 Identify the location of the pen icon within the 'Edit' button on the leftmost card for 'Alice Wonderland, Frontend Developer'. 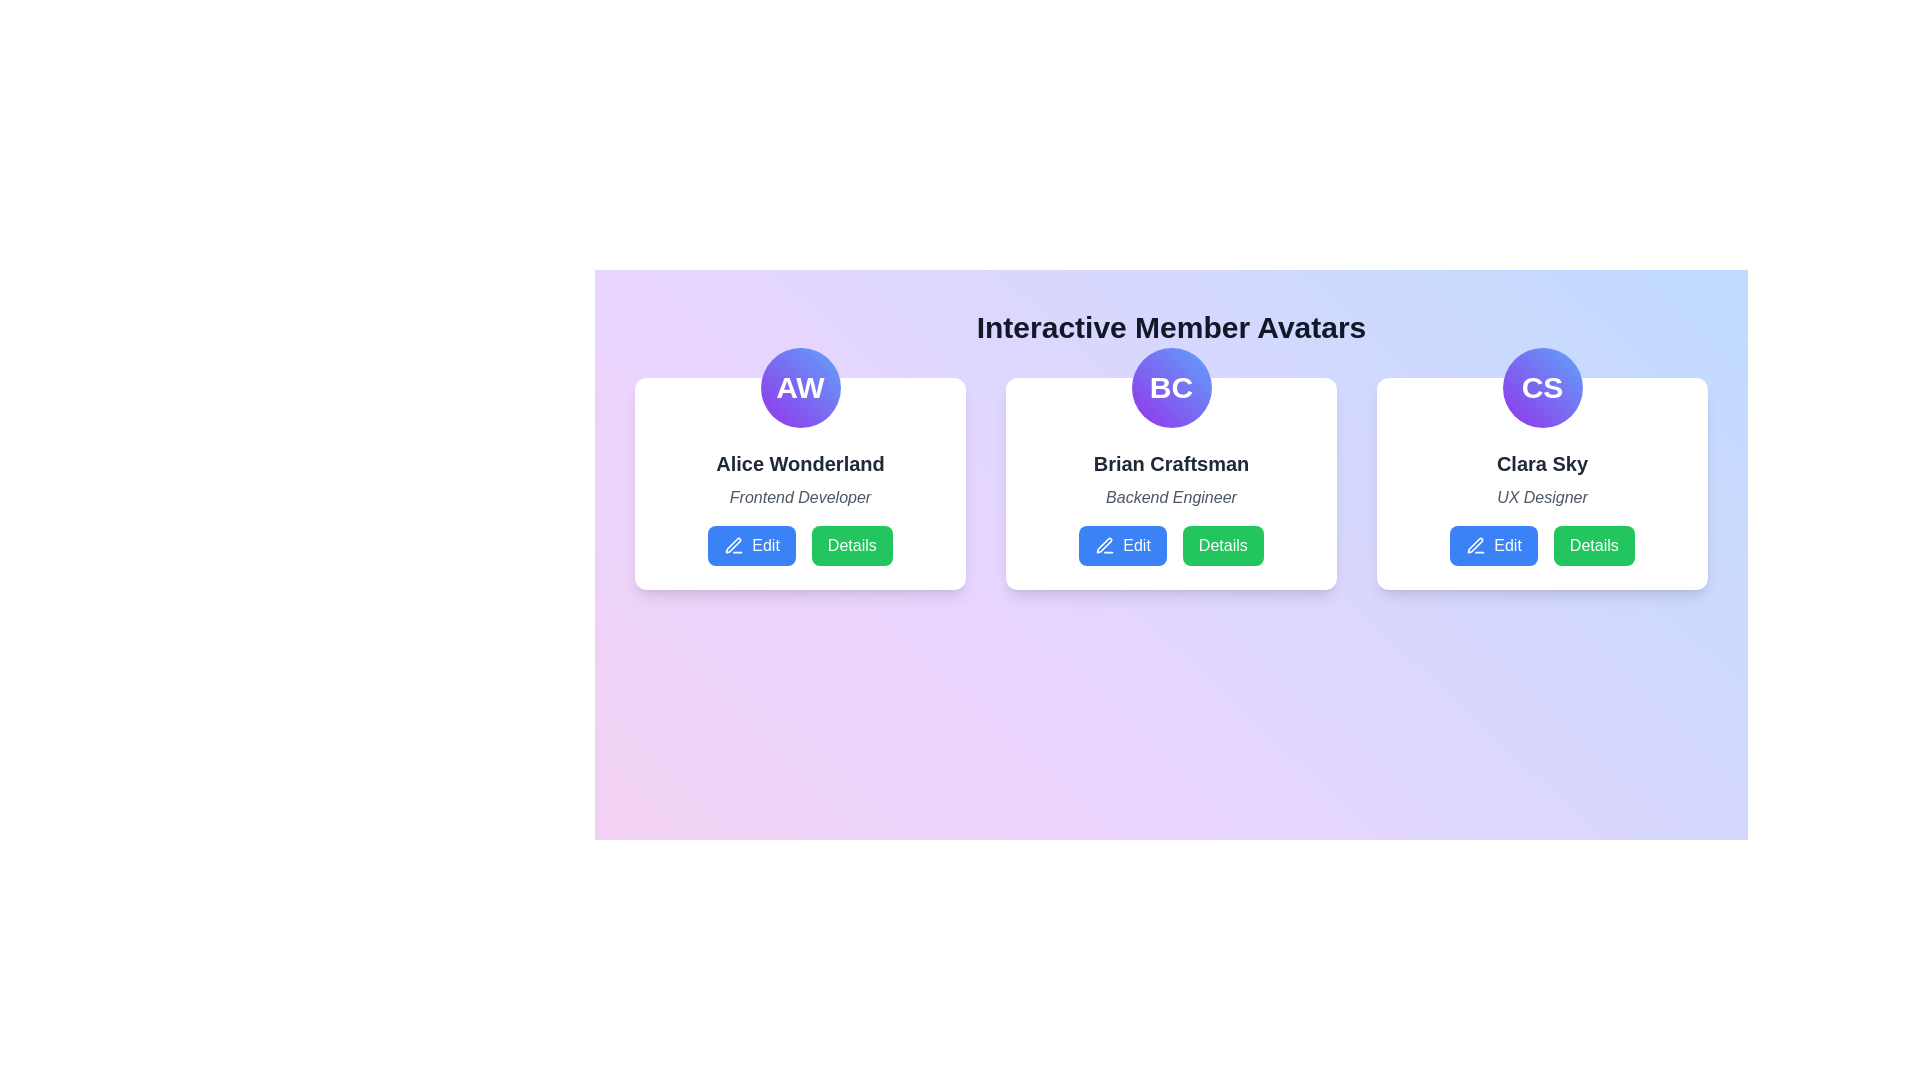
(733, 546).